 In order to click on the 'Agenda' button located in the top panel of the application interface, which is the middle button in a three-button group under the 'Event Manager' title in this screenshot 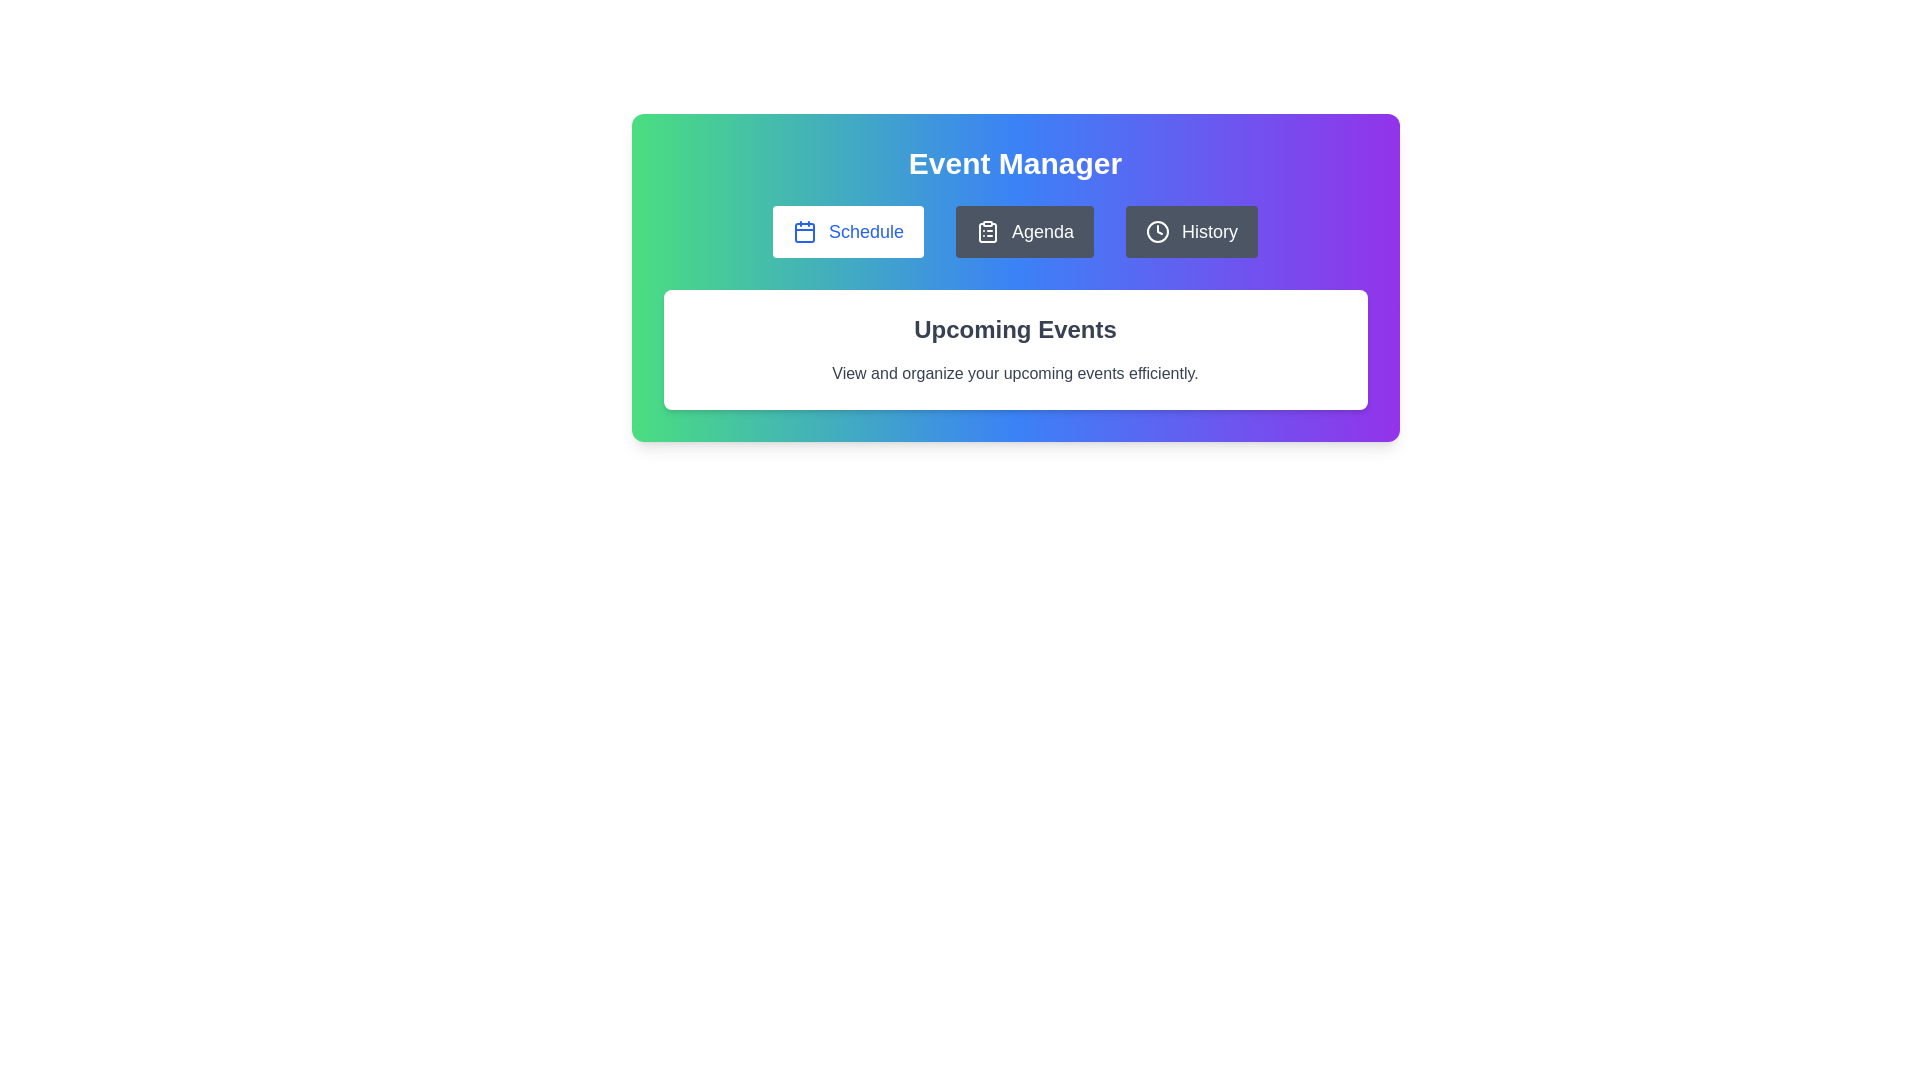, I will do `click(1041, 230)`.